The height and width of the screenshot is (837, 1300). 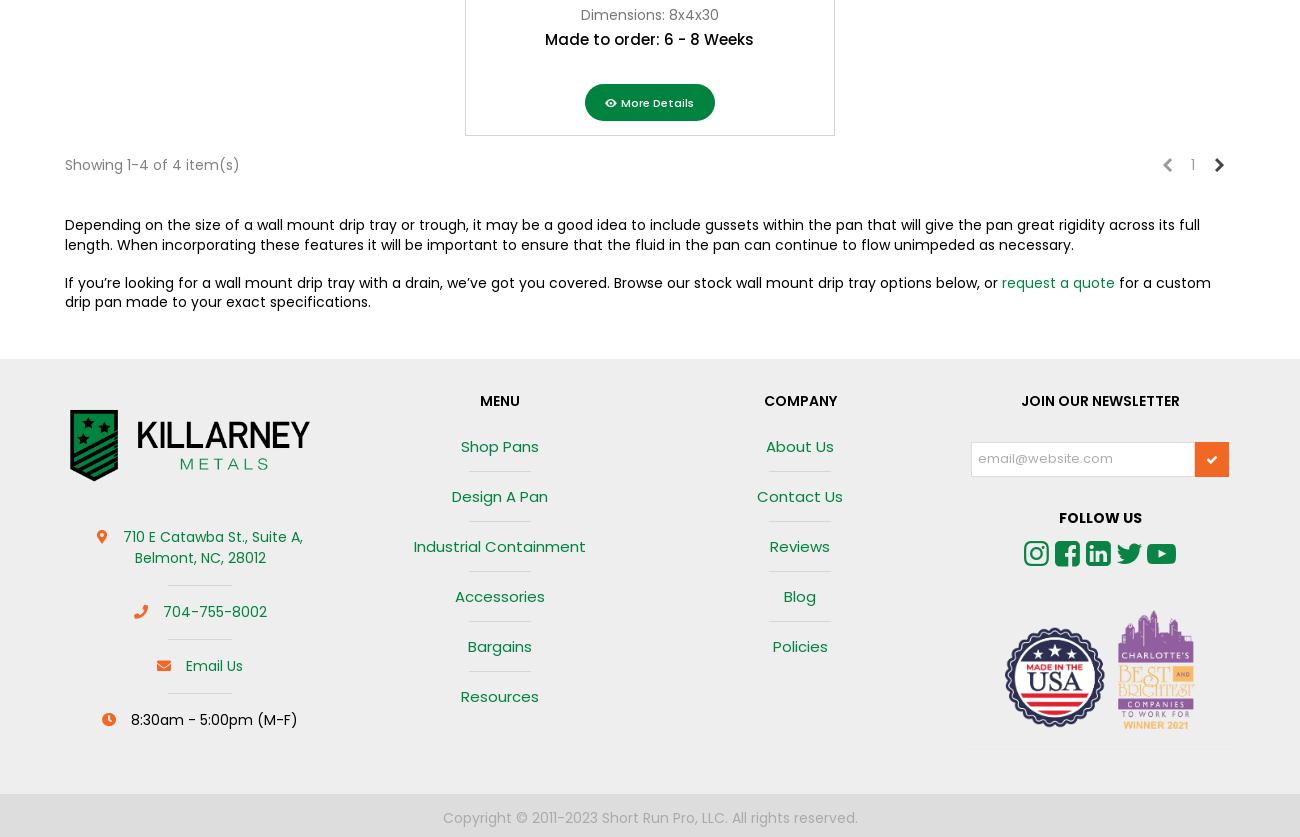 I want to click on 'Contact us', so click(x=799, y=494).